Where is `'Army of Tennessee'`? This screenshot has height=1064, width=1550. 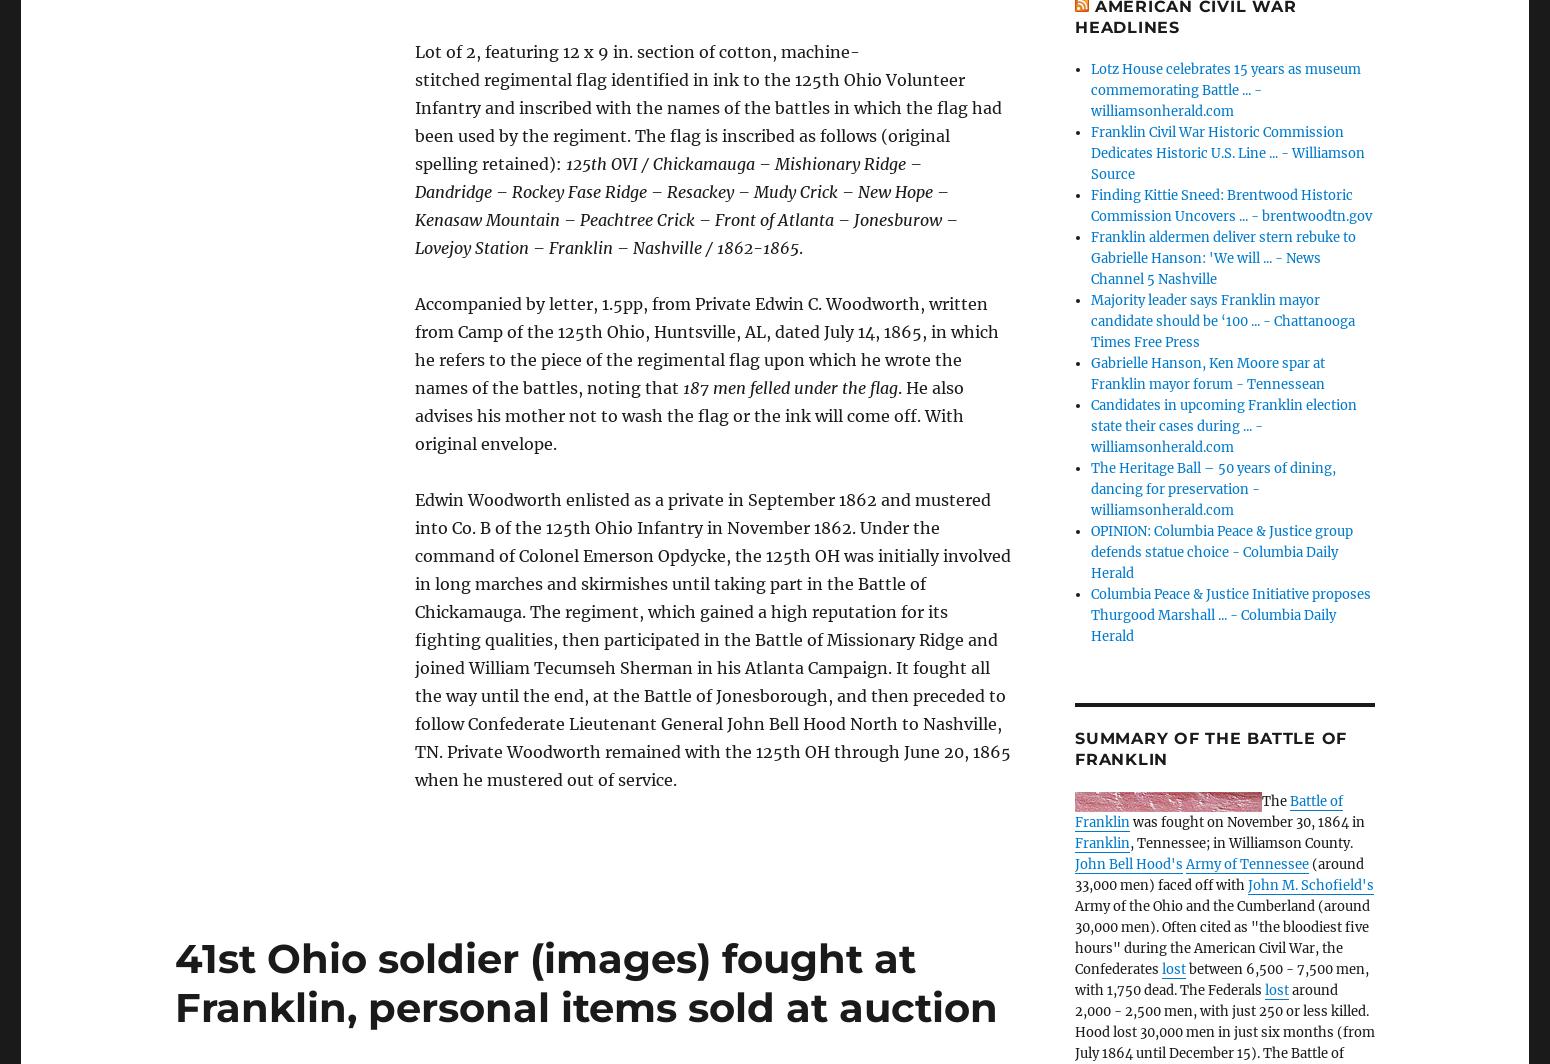
'Army of Tennessee' is located at coordinates (1246, 864).